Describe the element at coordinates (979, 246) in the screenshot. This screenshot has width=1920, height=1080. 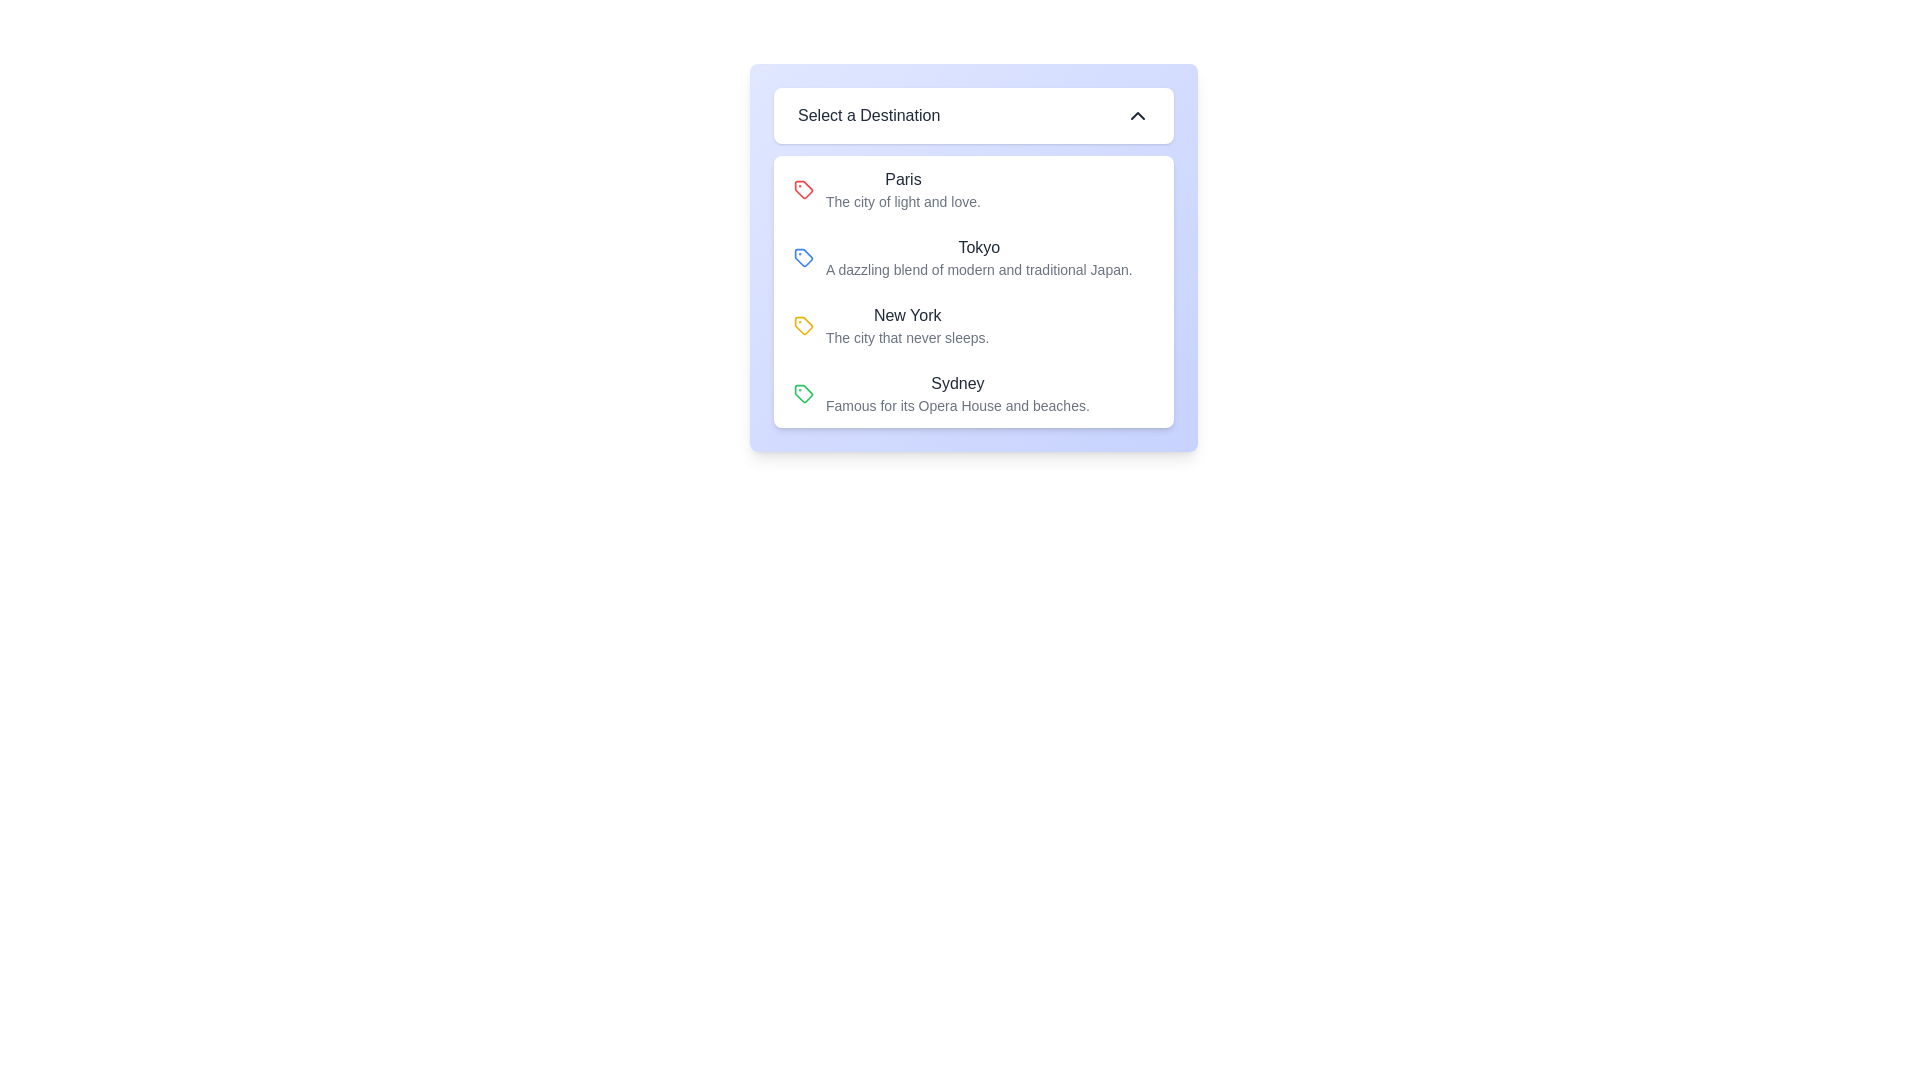
I see `the 'Tokyo' text label, which is the second item in the list under the 'Select a Destination' panel, for selection` at that location.